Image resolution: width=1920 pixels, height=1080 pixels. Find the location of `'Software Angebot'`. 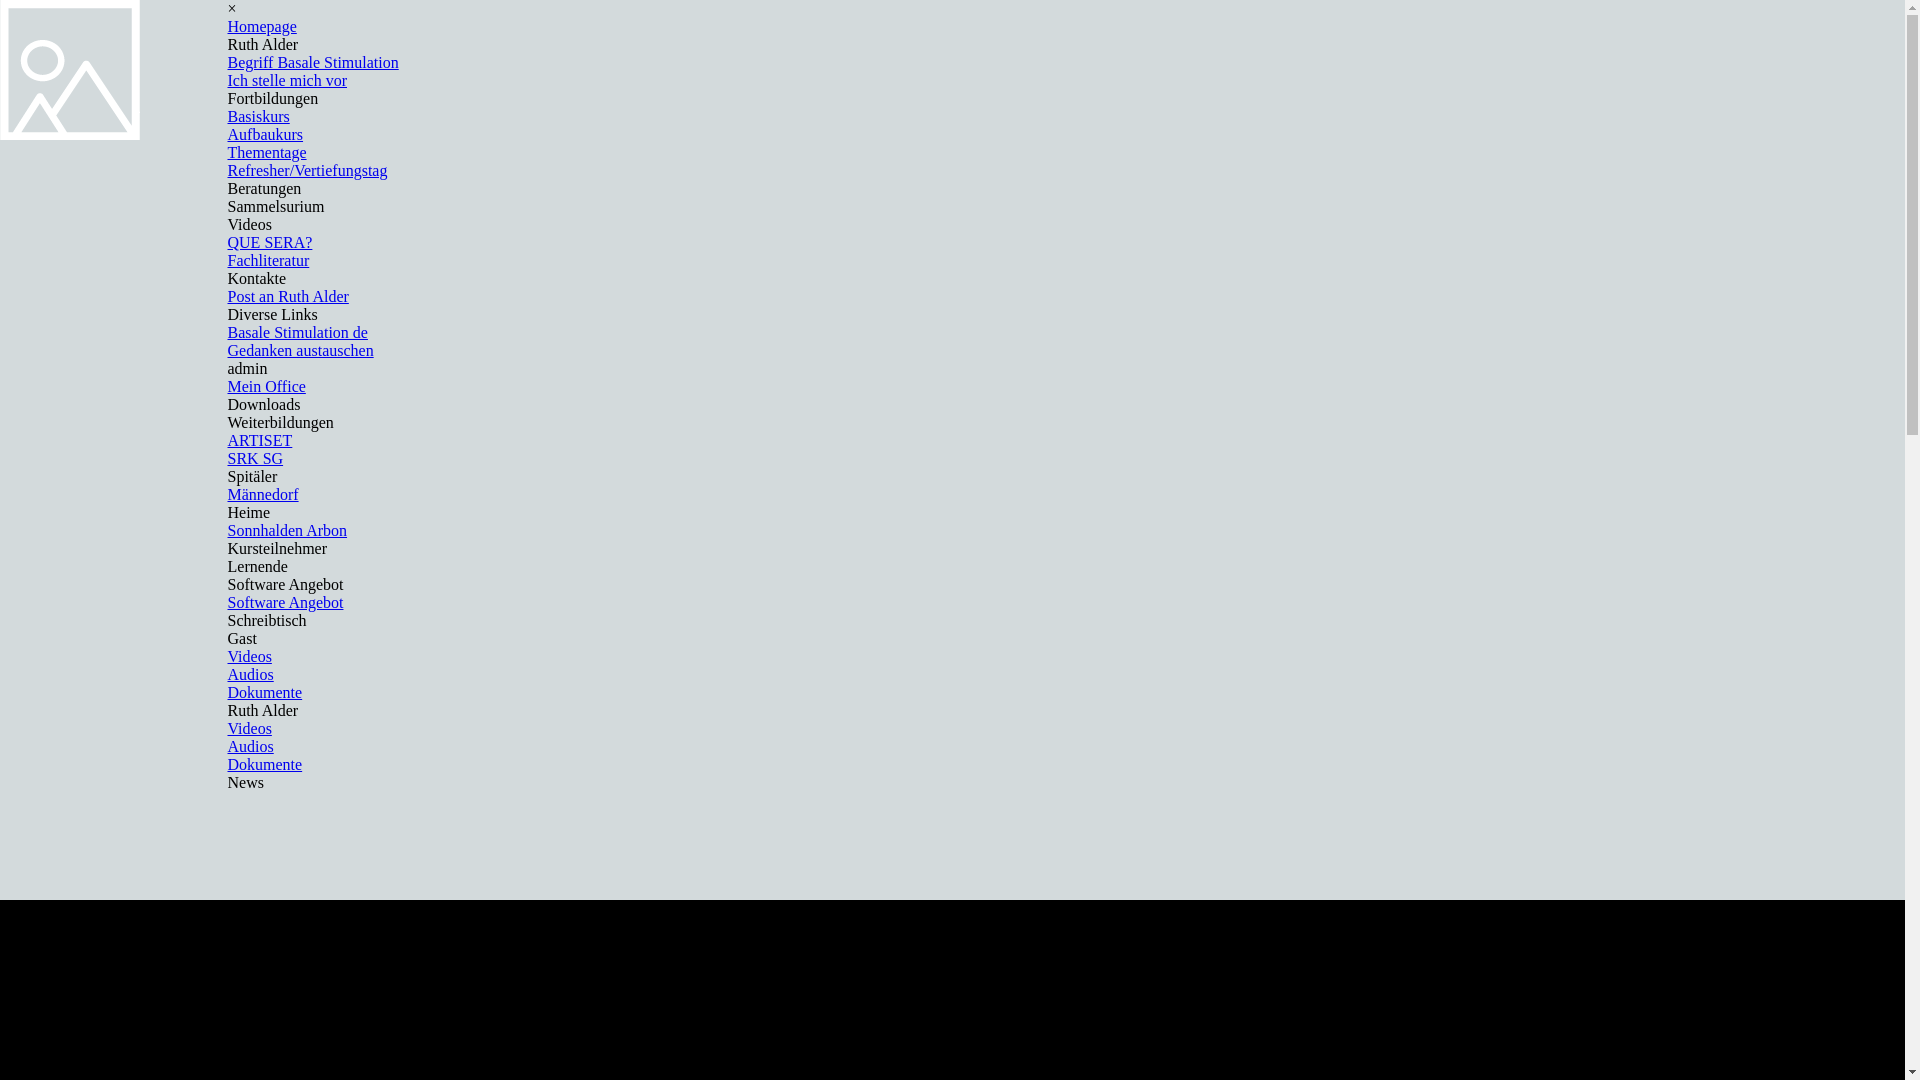

'Software Angebot' is located at coordinates (285, 601).